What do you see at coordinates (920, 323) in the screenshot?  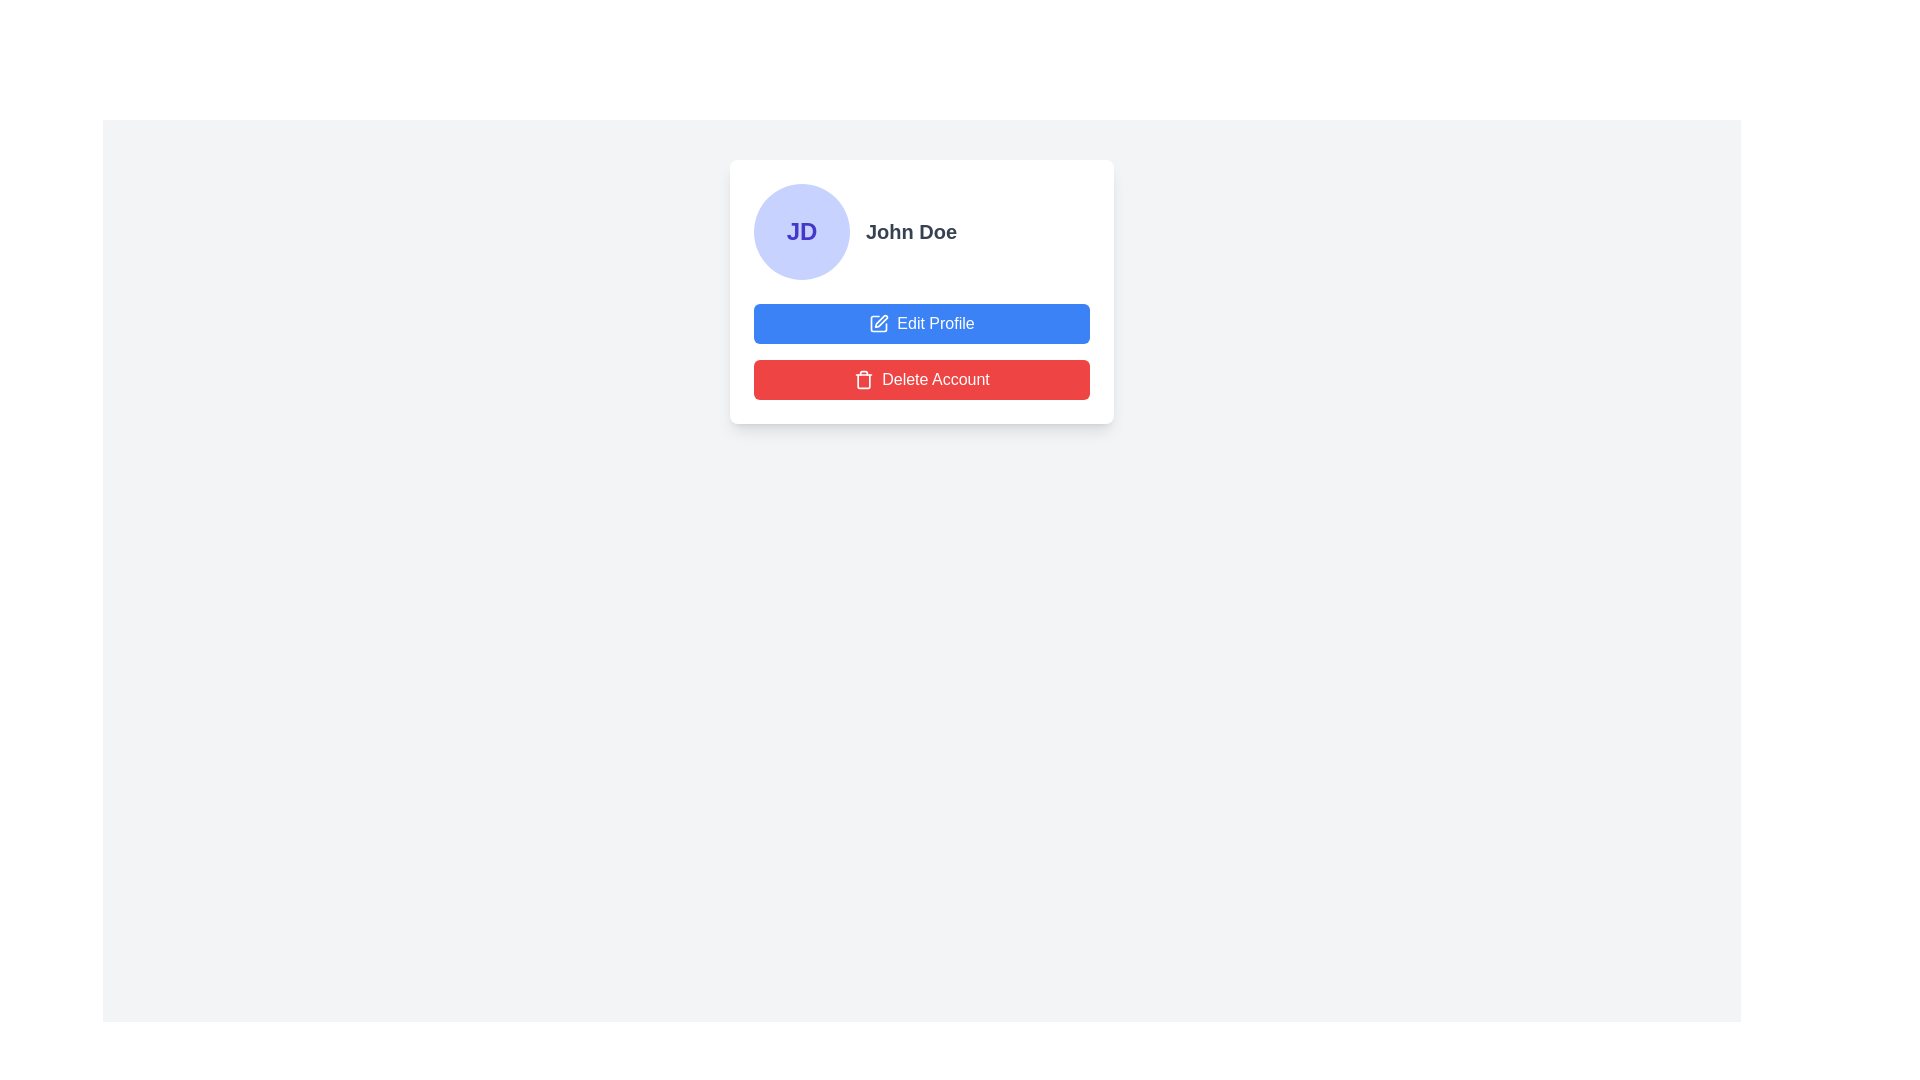 I see `the profile editing button located at the center of the form, positioned above the 'Delete Account' button and below the user name and profile icon` at bounding box center [920, 323].